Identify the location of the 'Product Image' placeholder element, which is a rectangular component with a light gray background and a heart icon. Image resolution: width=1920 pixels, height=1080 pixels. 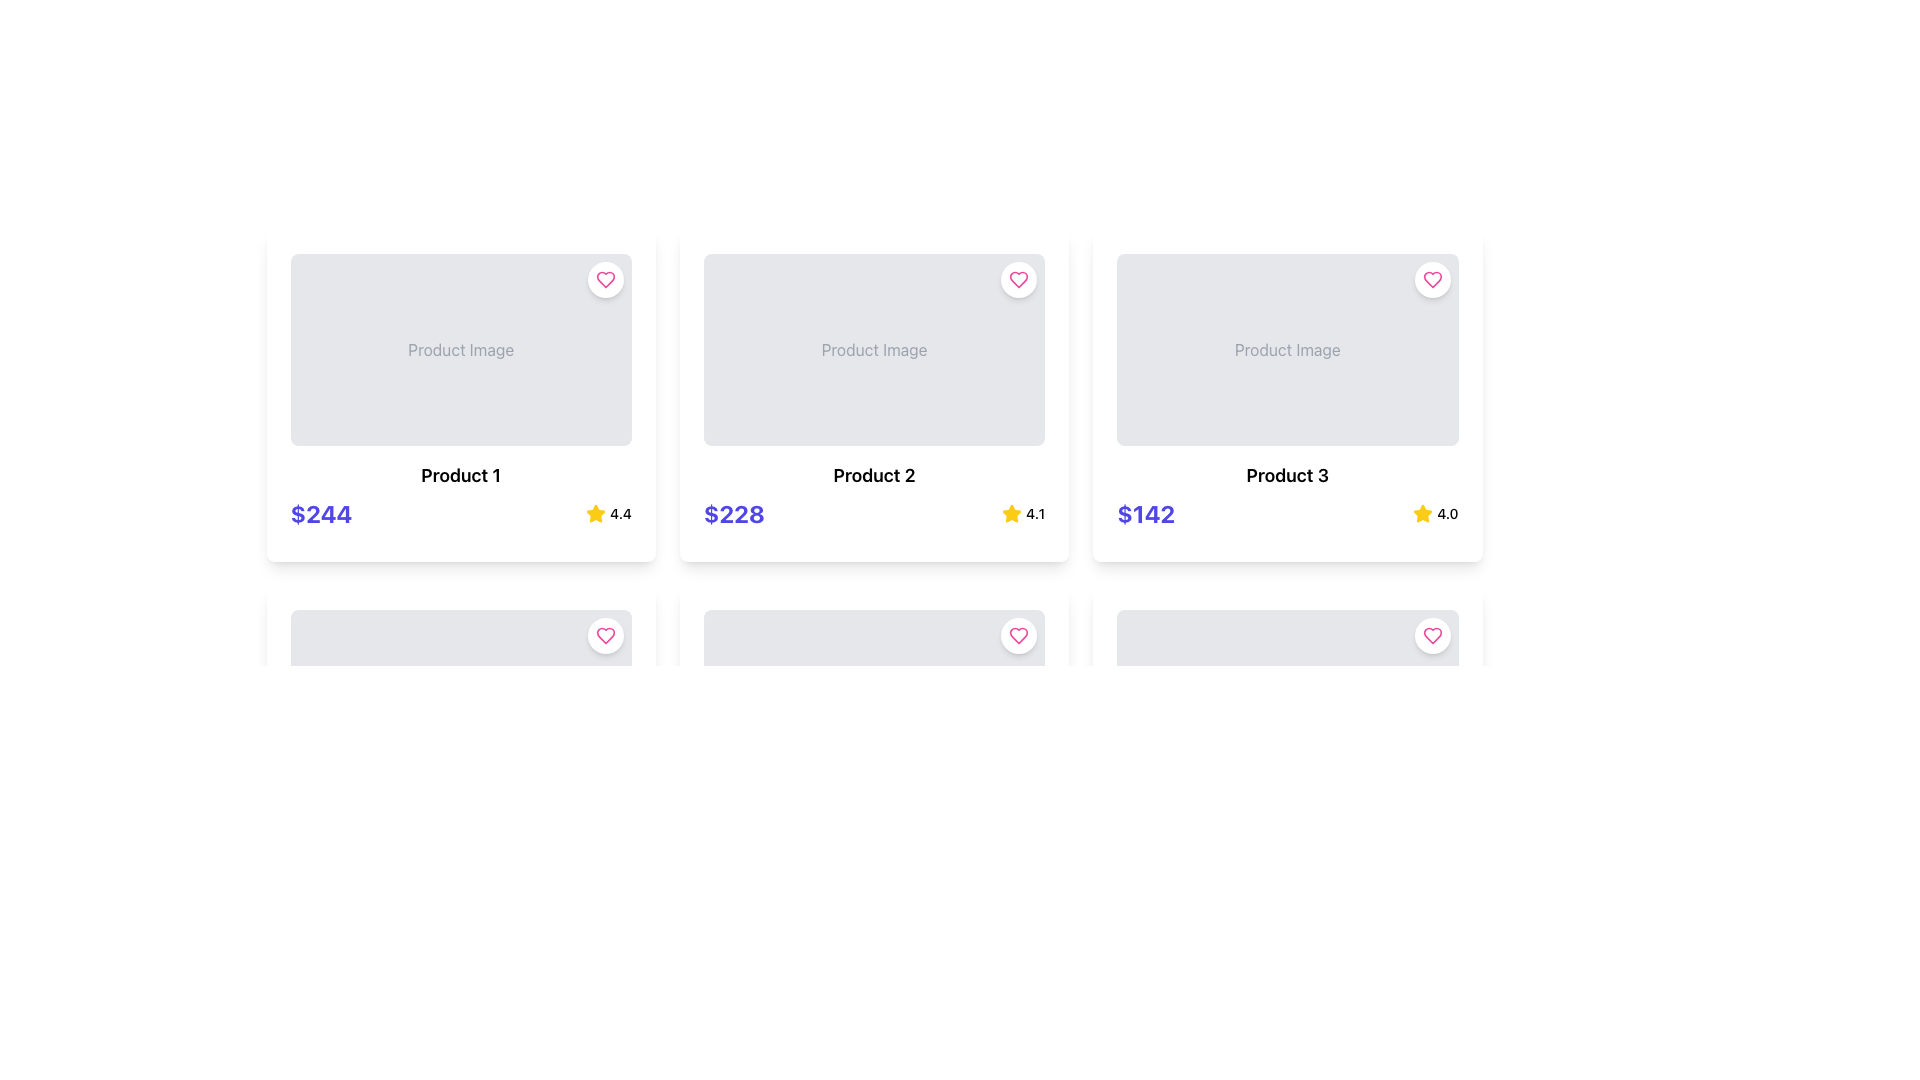
(874, 349).